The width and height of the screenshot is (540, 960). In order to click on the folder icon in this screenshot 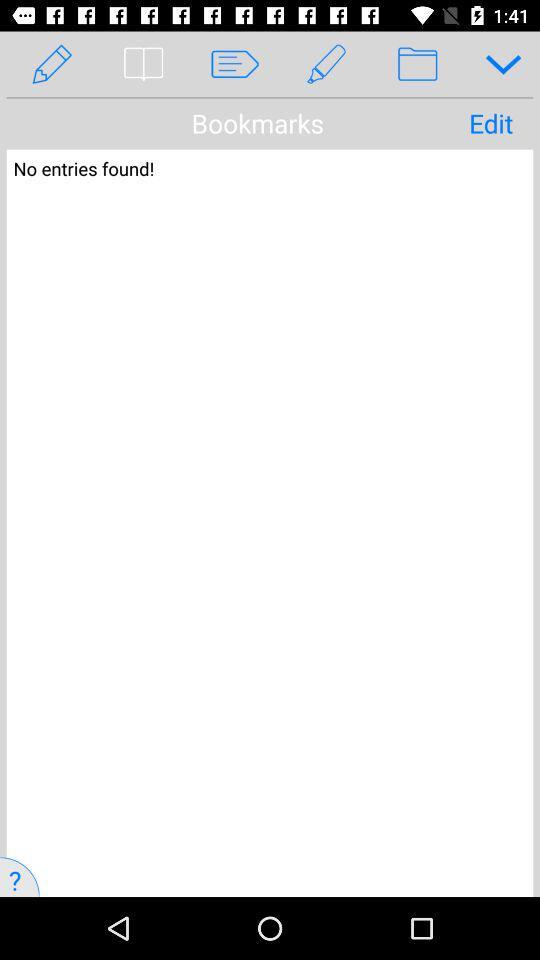, I will do `click(416, 64)`.